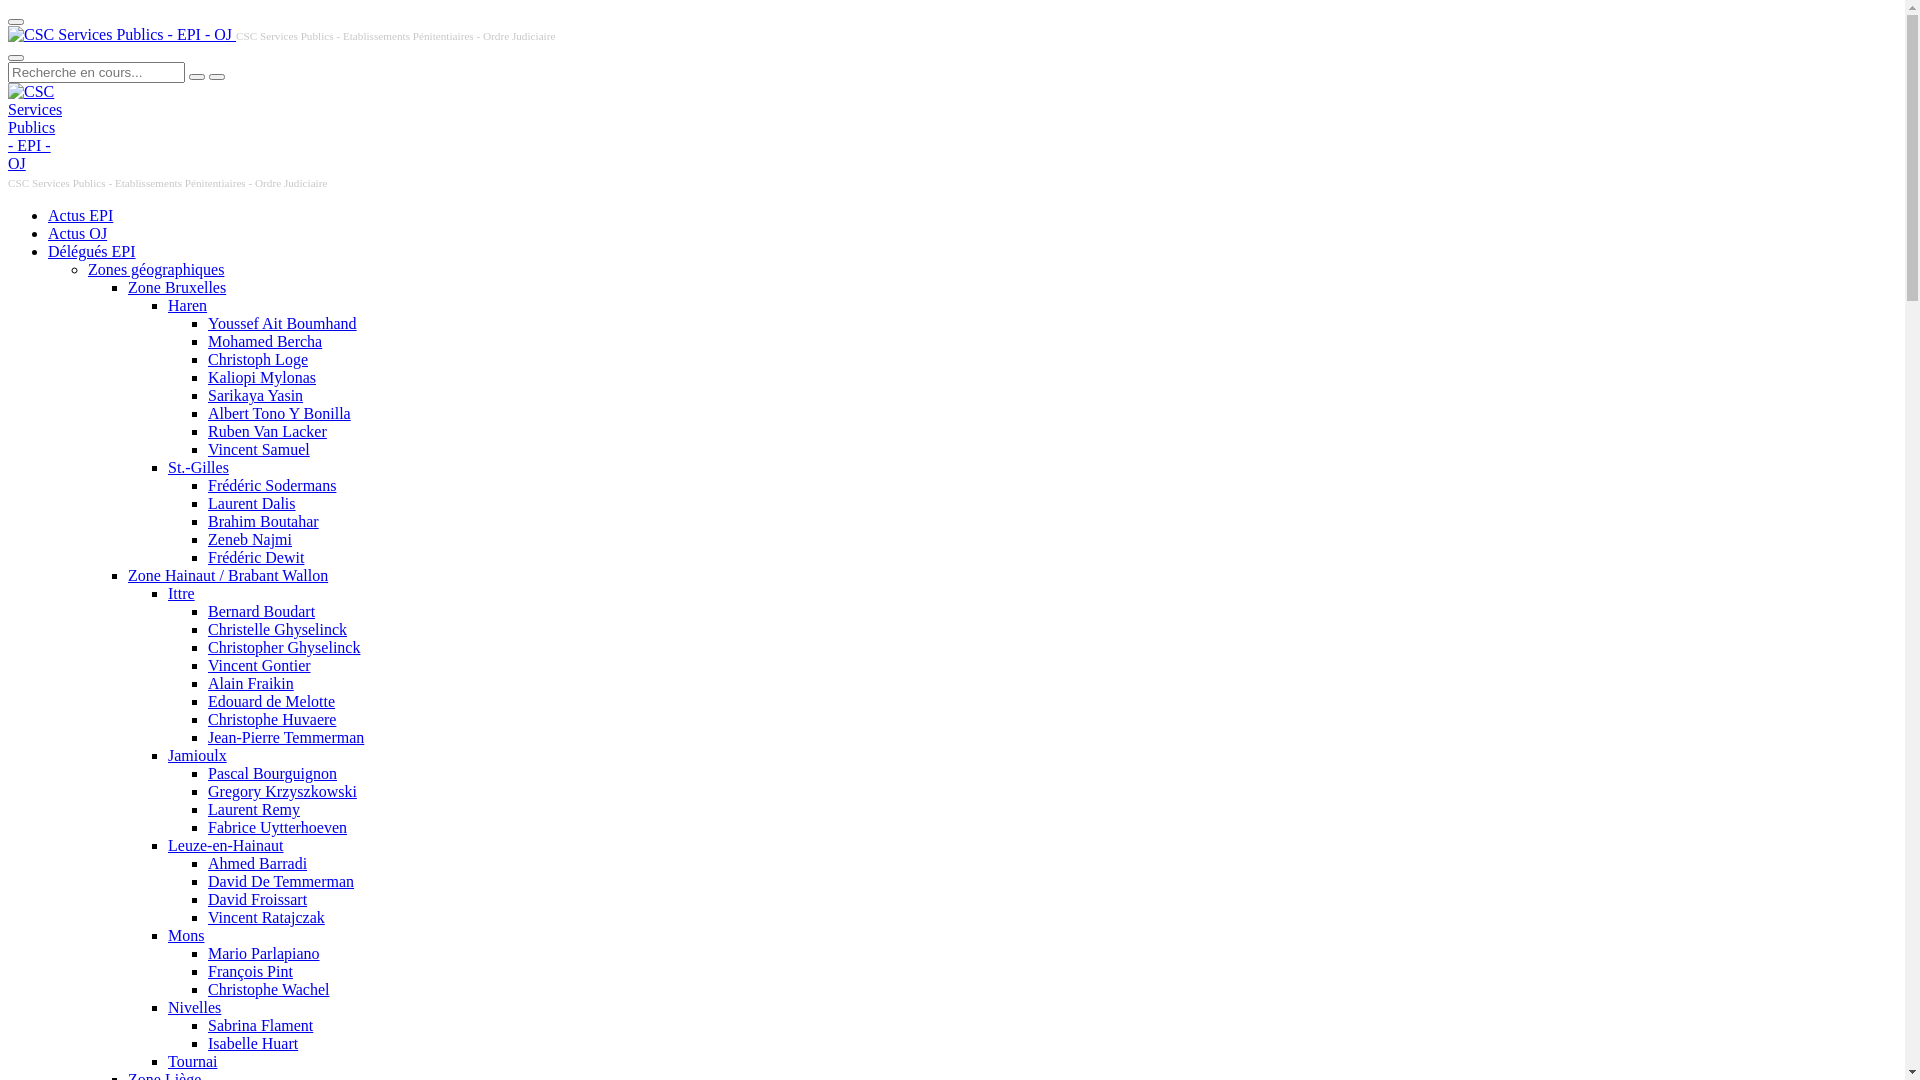  What do you see at coordinates (119, 34) in the screenshot?
I see `'CSC Services Publics - EPI - OJ'` at bounding box center [119, 34].